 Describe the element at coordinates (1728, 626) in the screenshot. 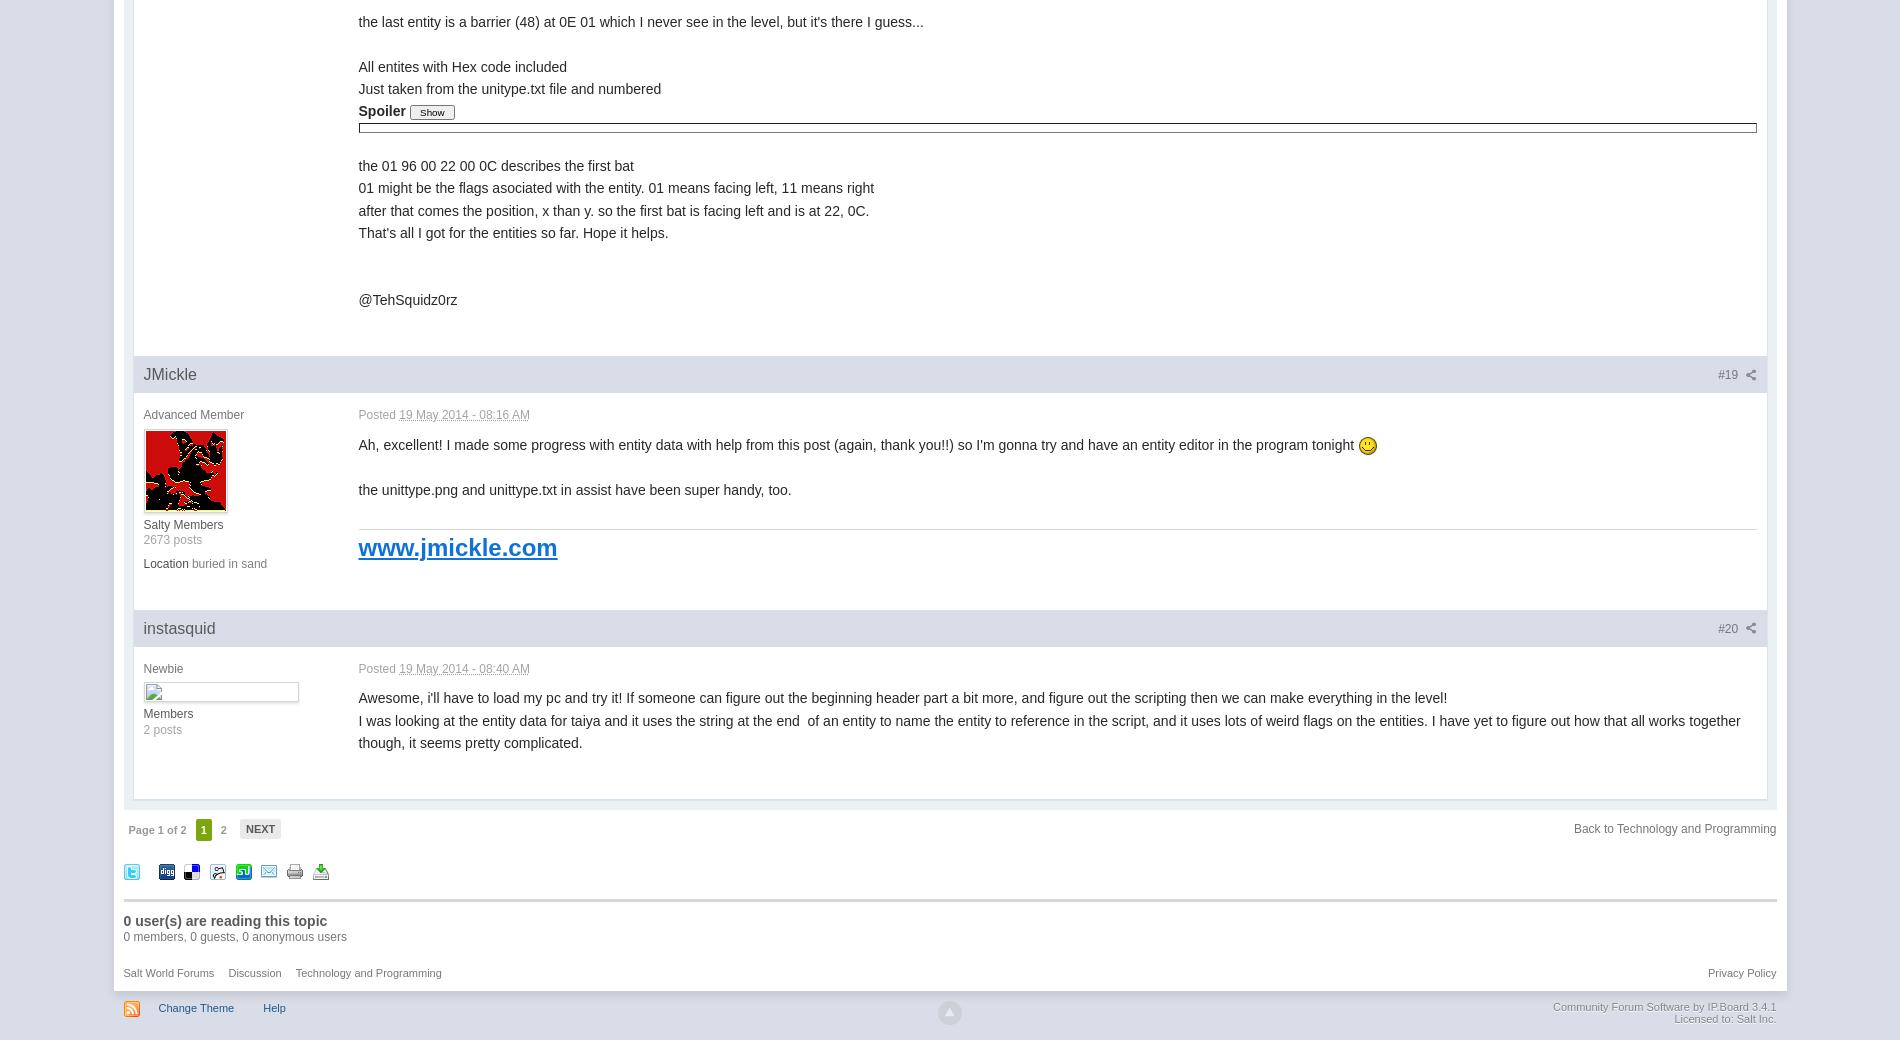

I see `'#20'` at that location.